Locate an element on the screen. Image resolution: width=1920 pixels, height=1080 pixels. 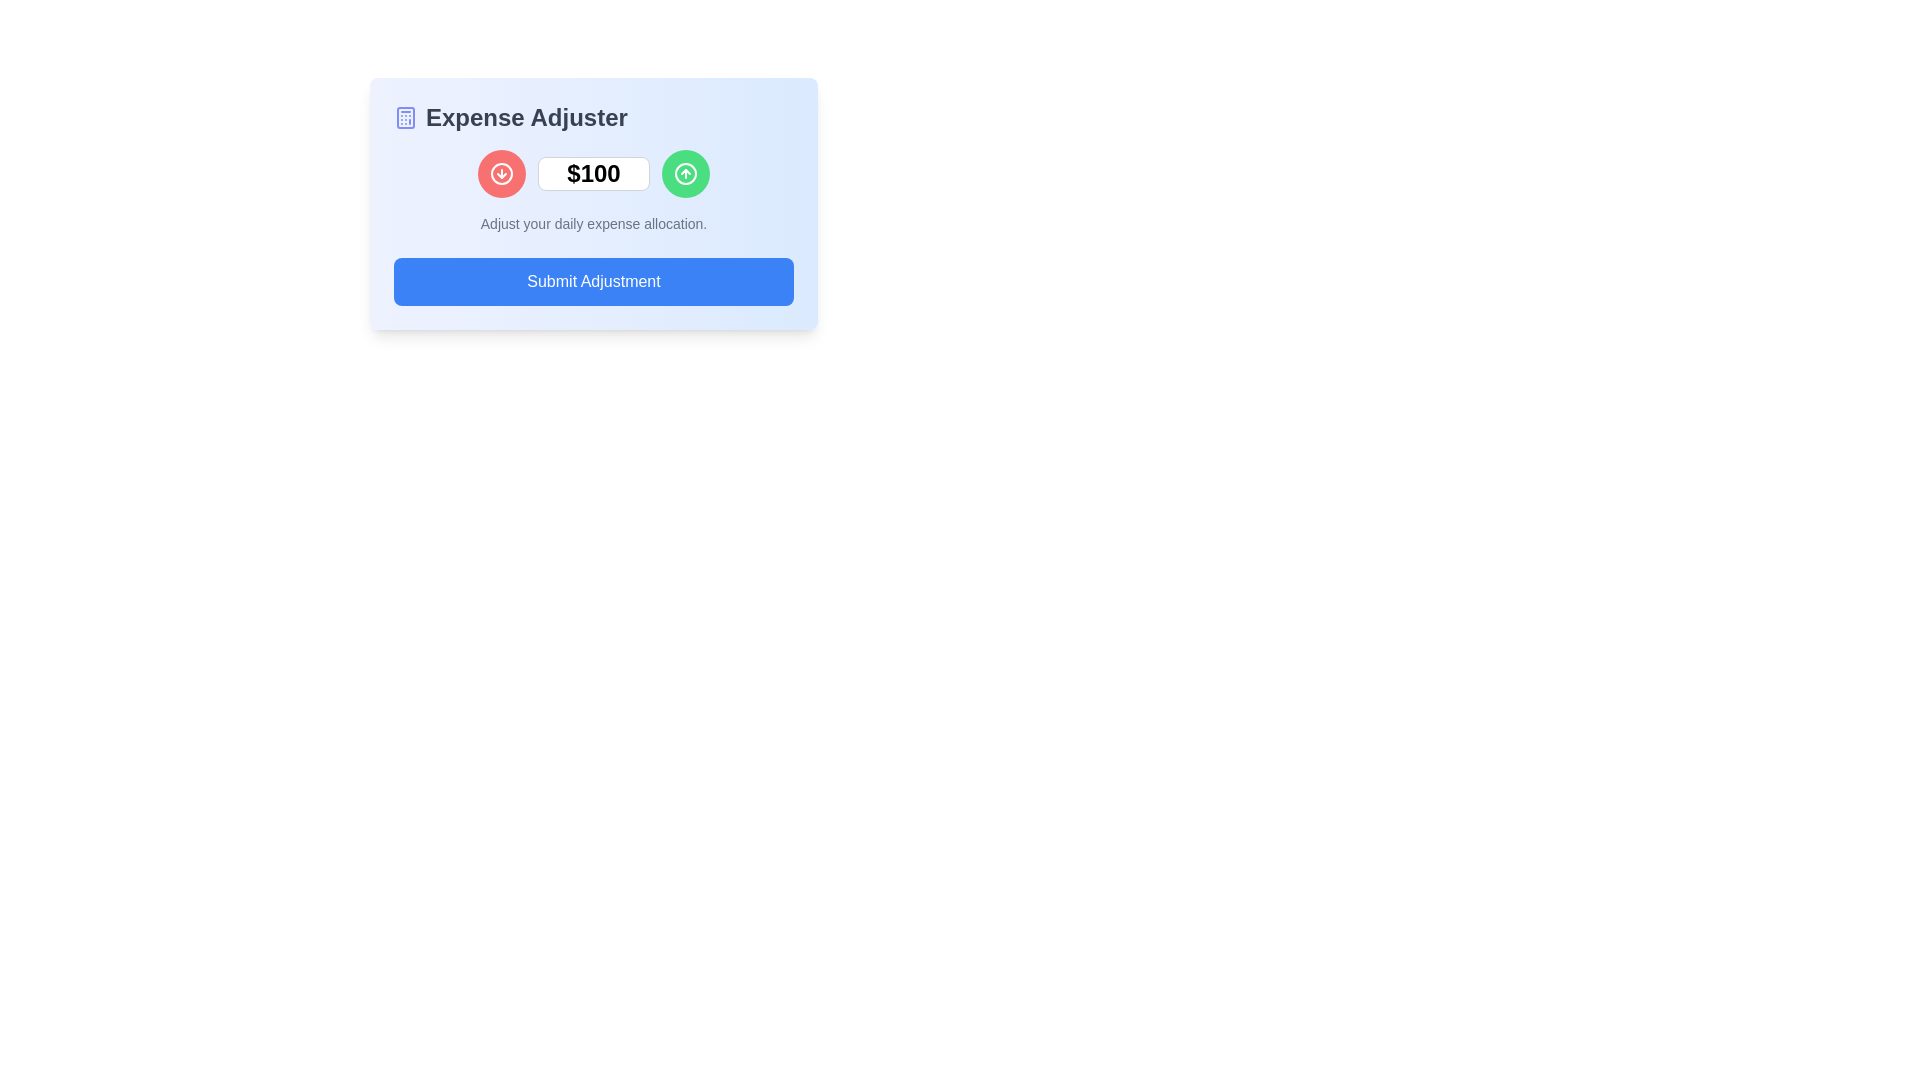
the button located on the left side of a horizontal arrangement that decrements the value displayed in the central text field, which shows '$100' is located at coordinates (502, 172).